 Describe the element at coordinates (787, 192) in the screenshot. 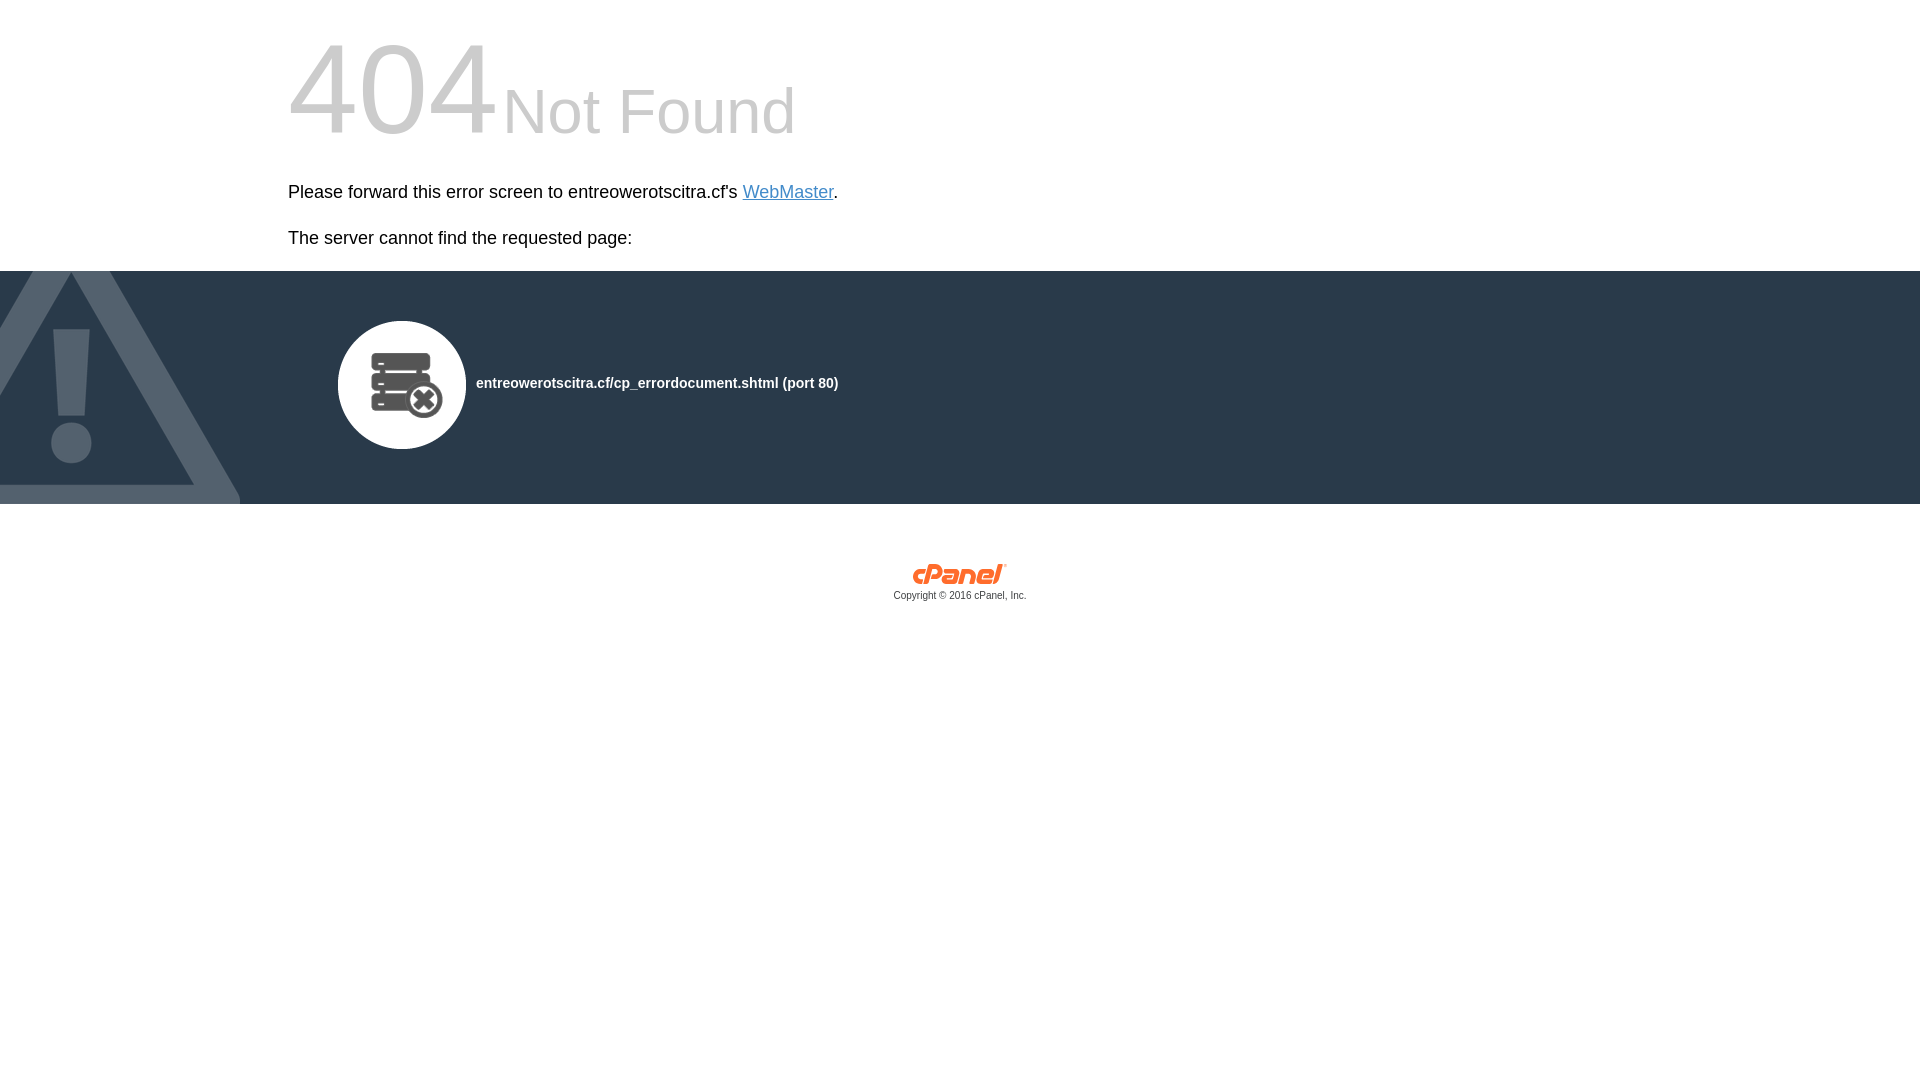

I see `'WebMaster'` at that location.